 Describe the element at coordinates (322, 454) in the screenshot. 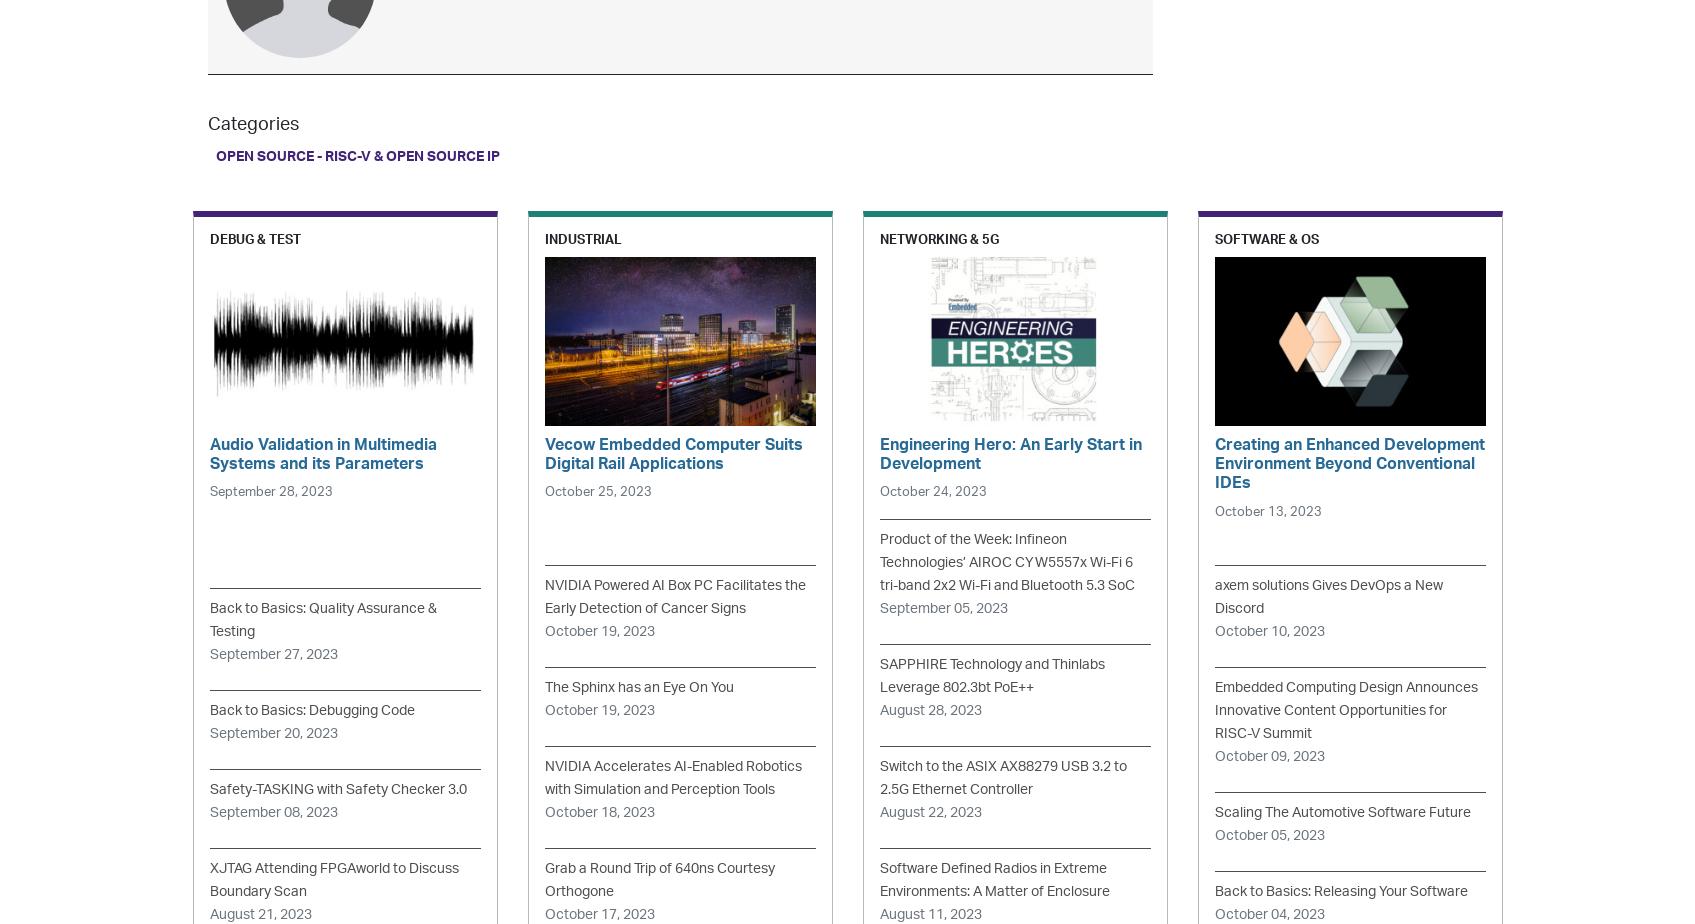

I see `'Audio Validation in Multimedia Systems and its Parameters'` at that location.